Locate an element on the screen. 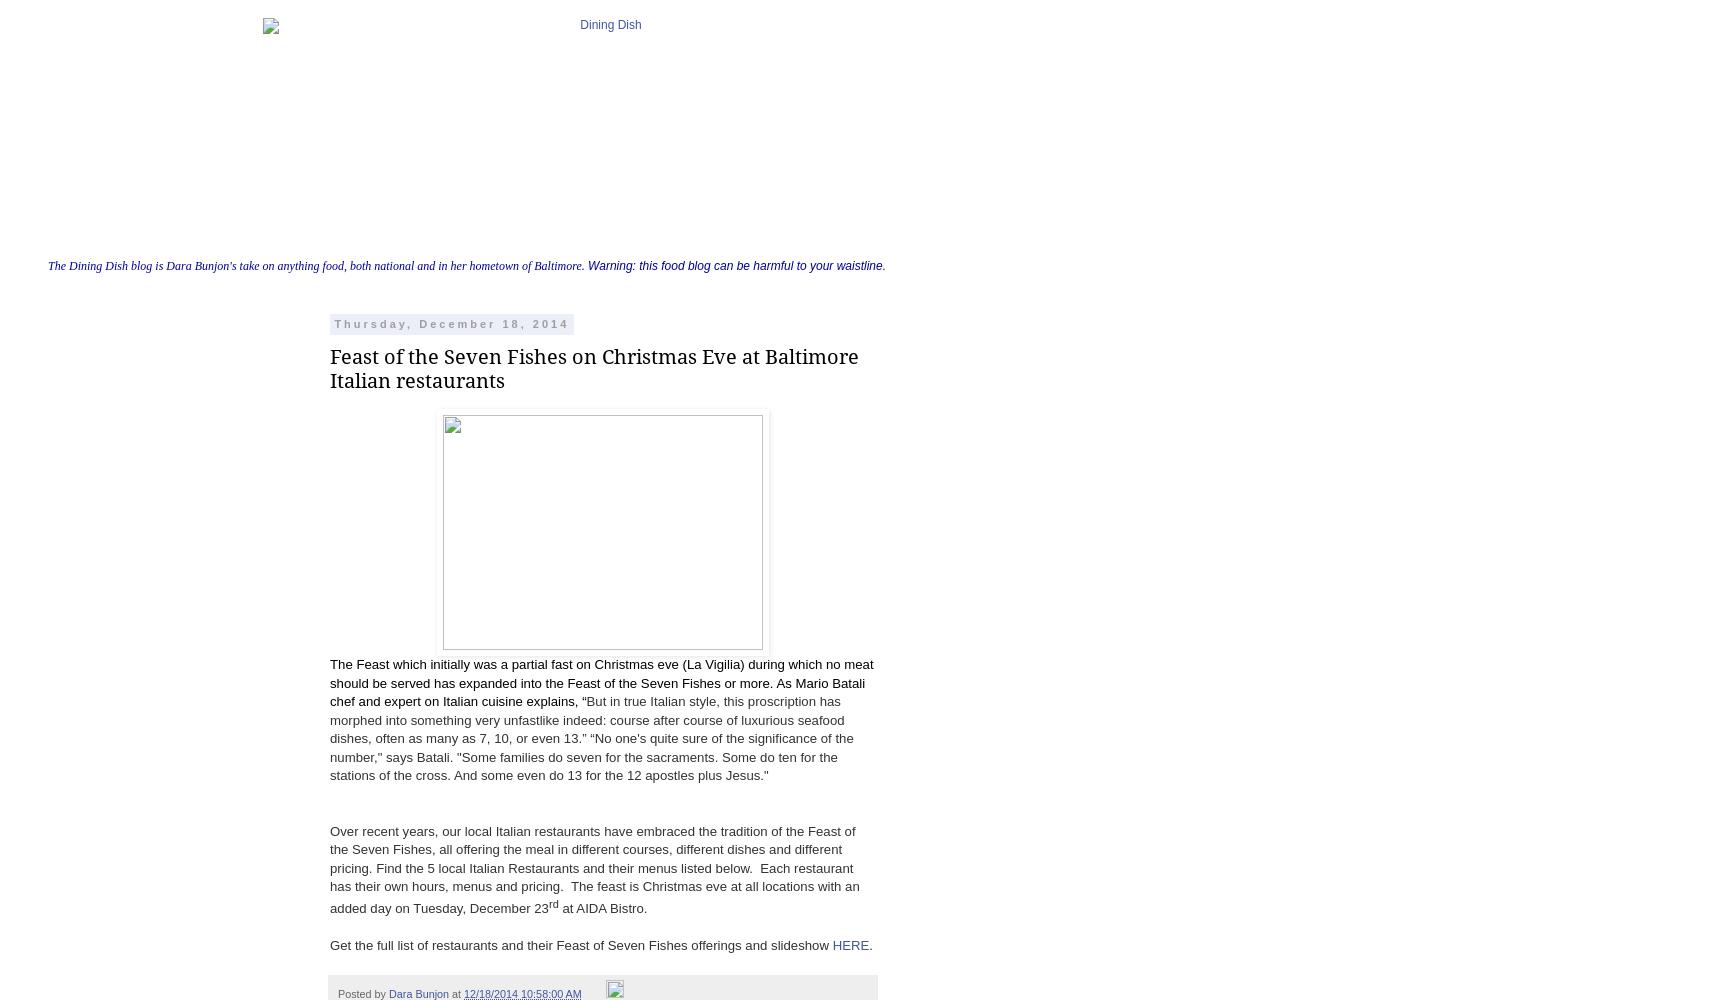  'The Feast which initially was a partial fast on Christmas
eve (La Vigilia) during which no meat should be served has expanded into the
Feast of the Seven Fishes or more. As Mario Batali chef and expert on Italian
cuisine explains, “' is located at coordinates (600, 683).